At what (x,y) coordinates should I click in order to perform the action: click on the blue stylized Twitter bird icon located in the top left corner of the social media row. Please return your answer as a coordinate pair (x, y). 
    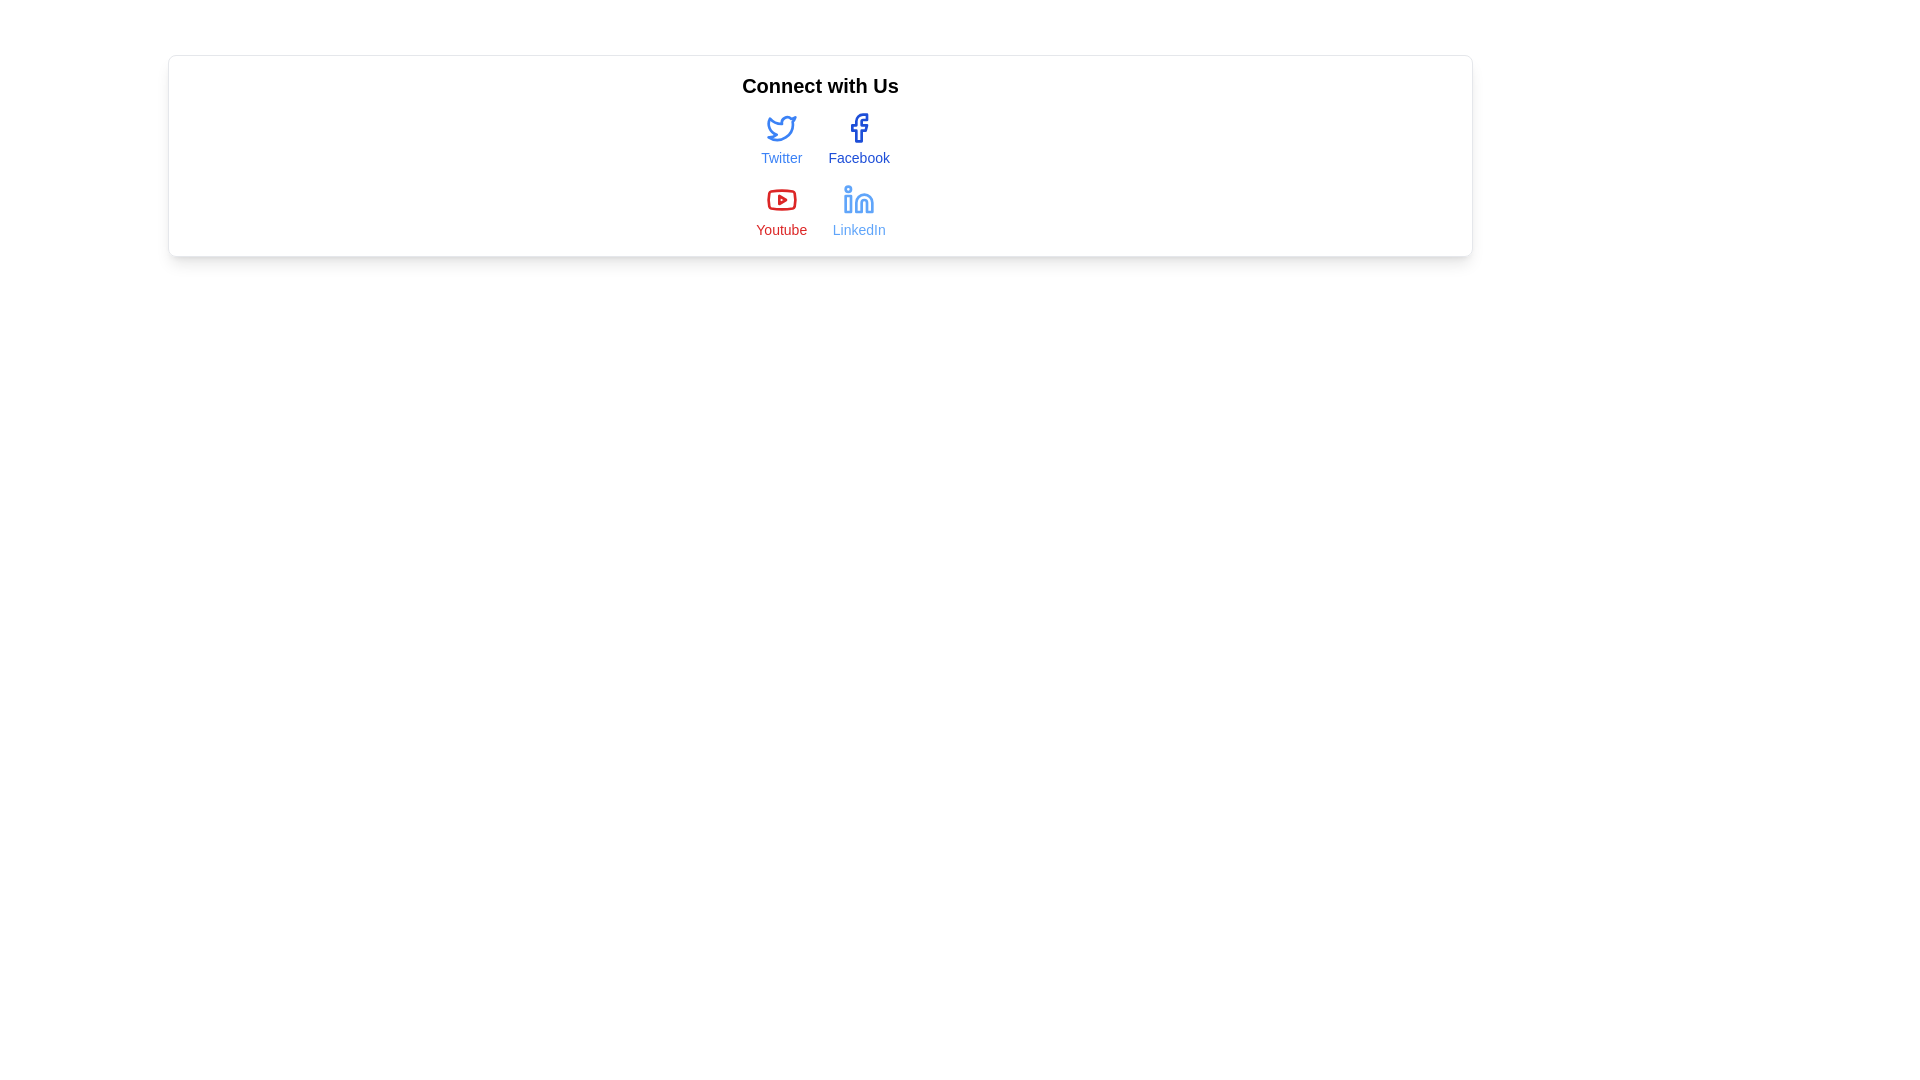
    Looking at the image, I should click on (780, 128).